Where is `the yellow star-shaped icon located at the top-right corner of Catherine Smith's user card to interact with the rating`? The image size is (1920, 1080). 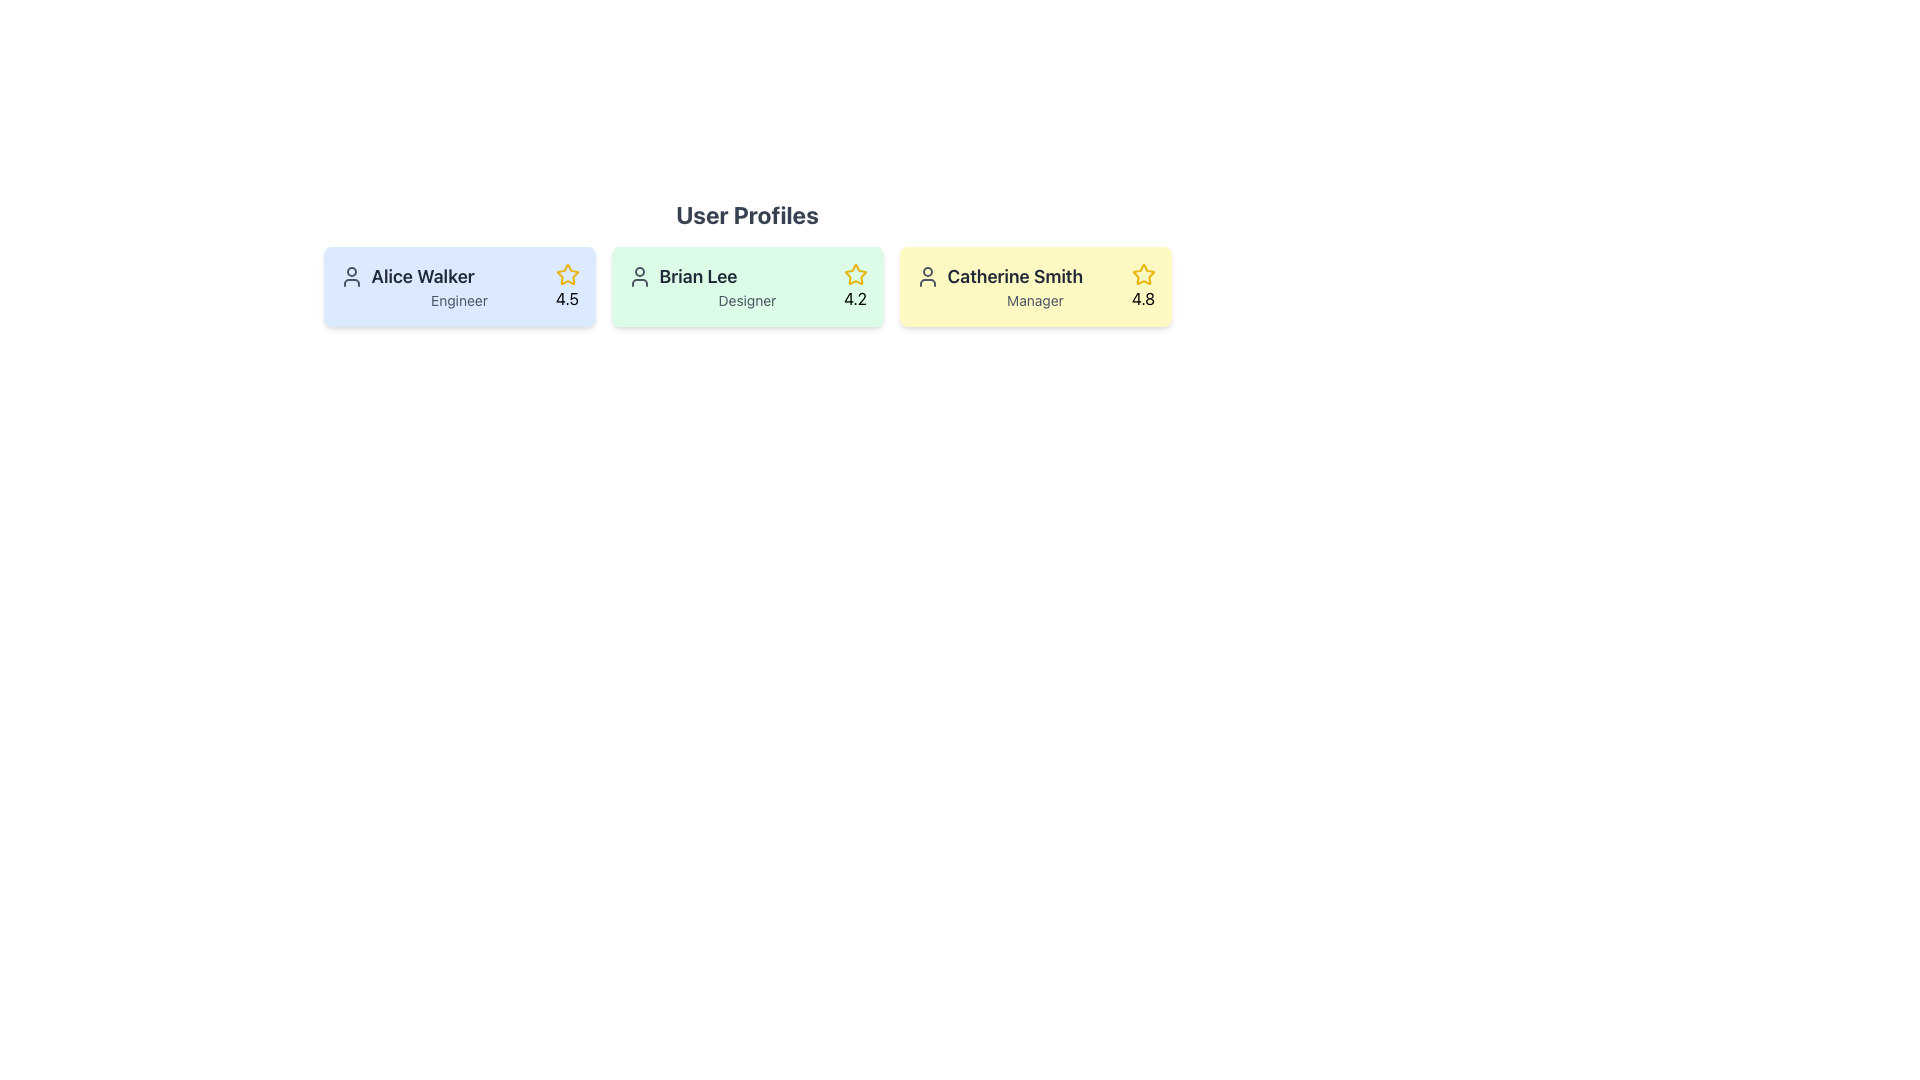
the yellow star-shaped icon located at the top-right corner of Catherine Smith's user card to interact with the rating is located at coordinates (1143, 274).